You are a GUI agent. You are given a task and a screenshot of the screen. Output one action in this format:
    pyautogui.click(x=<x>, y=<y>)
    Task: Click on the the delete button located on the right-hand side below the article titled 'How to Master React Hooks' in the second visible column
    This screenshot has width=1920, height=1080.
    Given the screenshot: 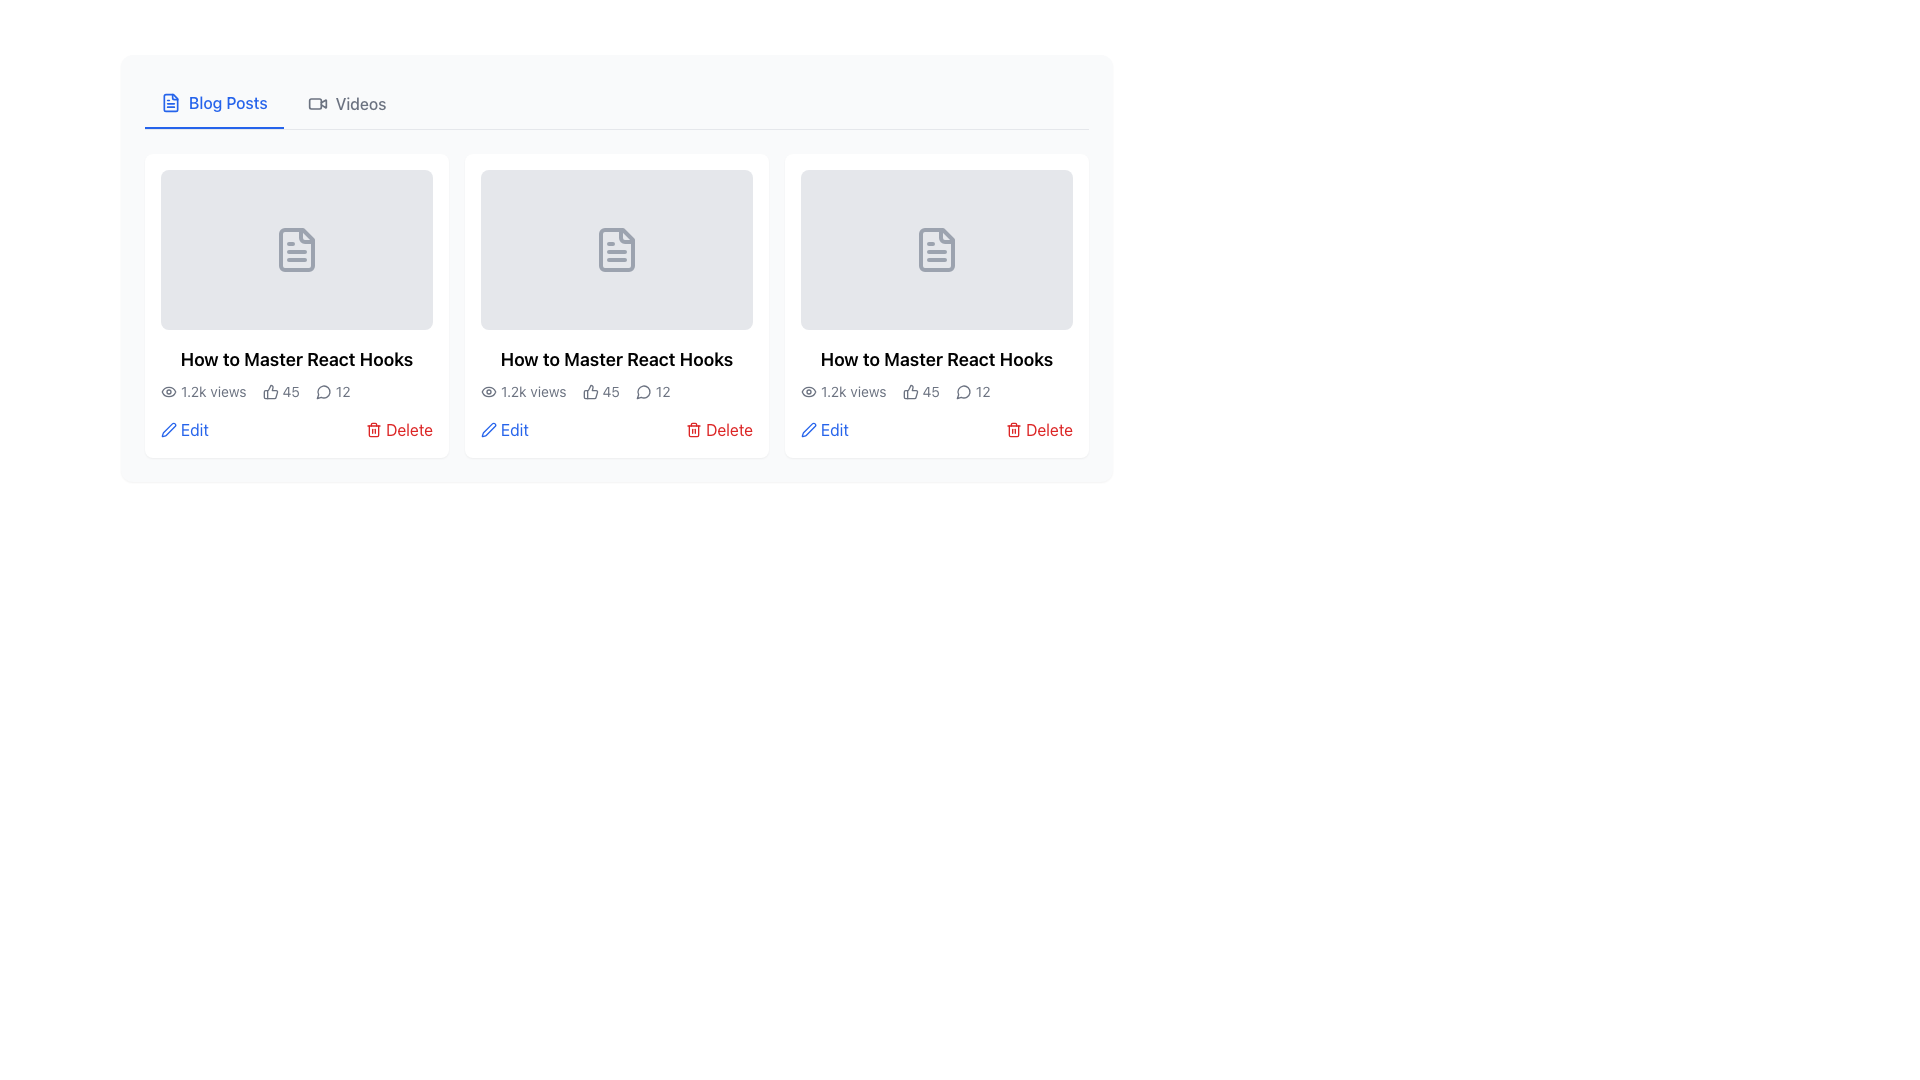 What is the action you would take?
    pyautogui.click(x=719, y=428)
    